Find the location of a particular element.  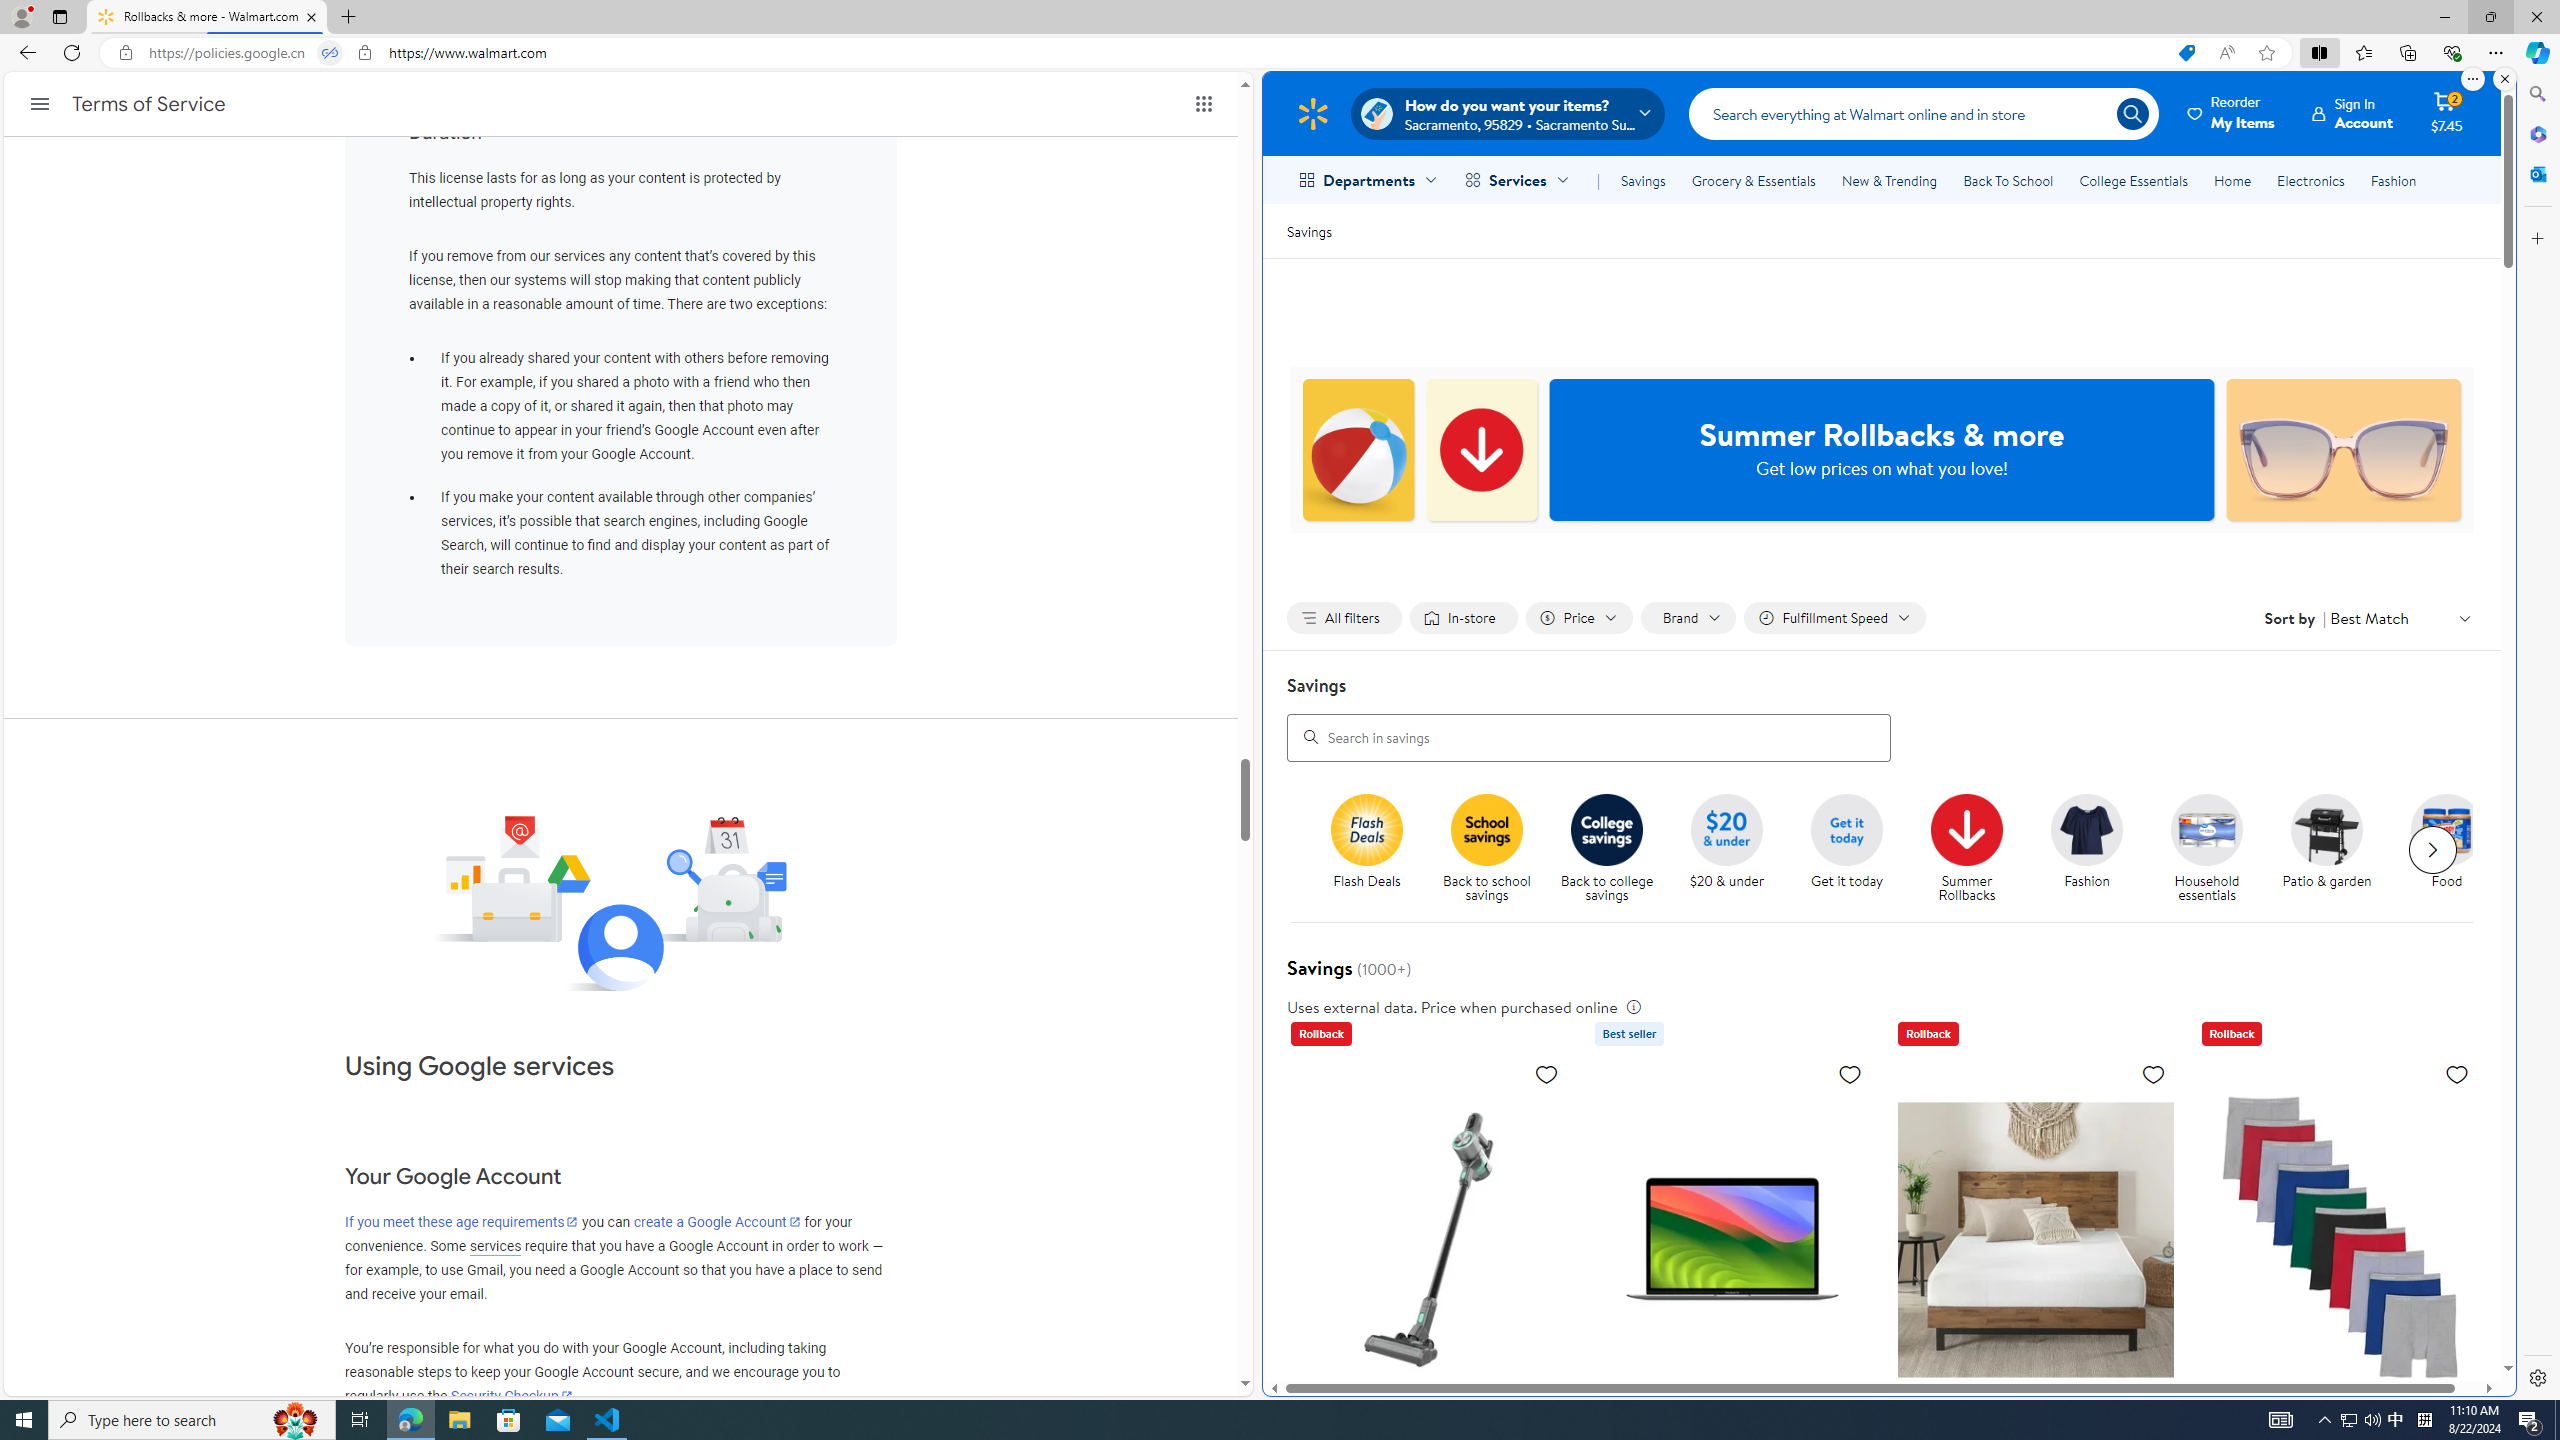

'More options.' is located at coordinates (2471, 78).